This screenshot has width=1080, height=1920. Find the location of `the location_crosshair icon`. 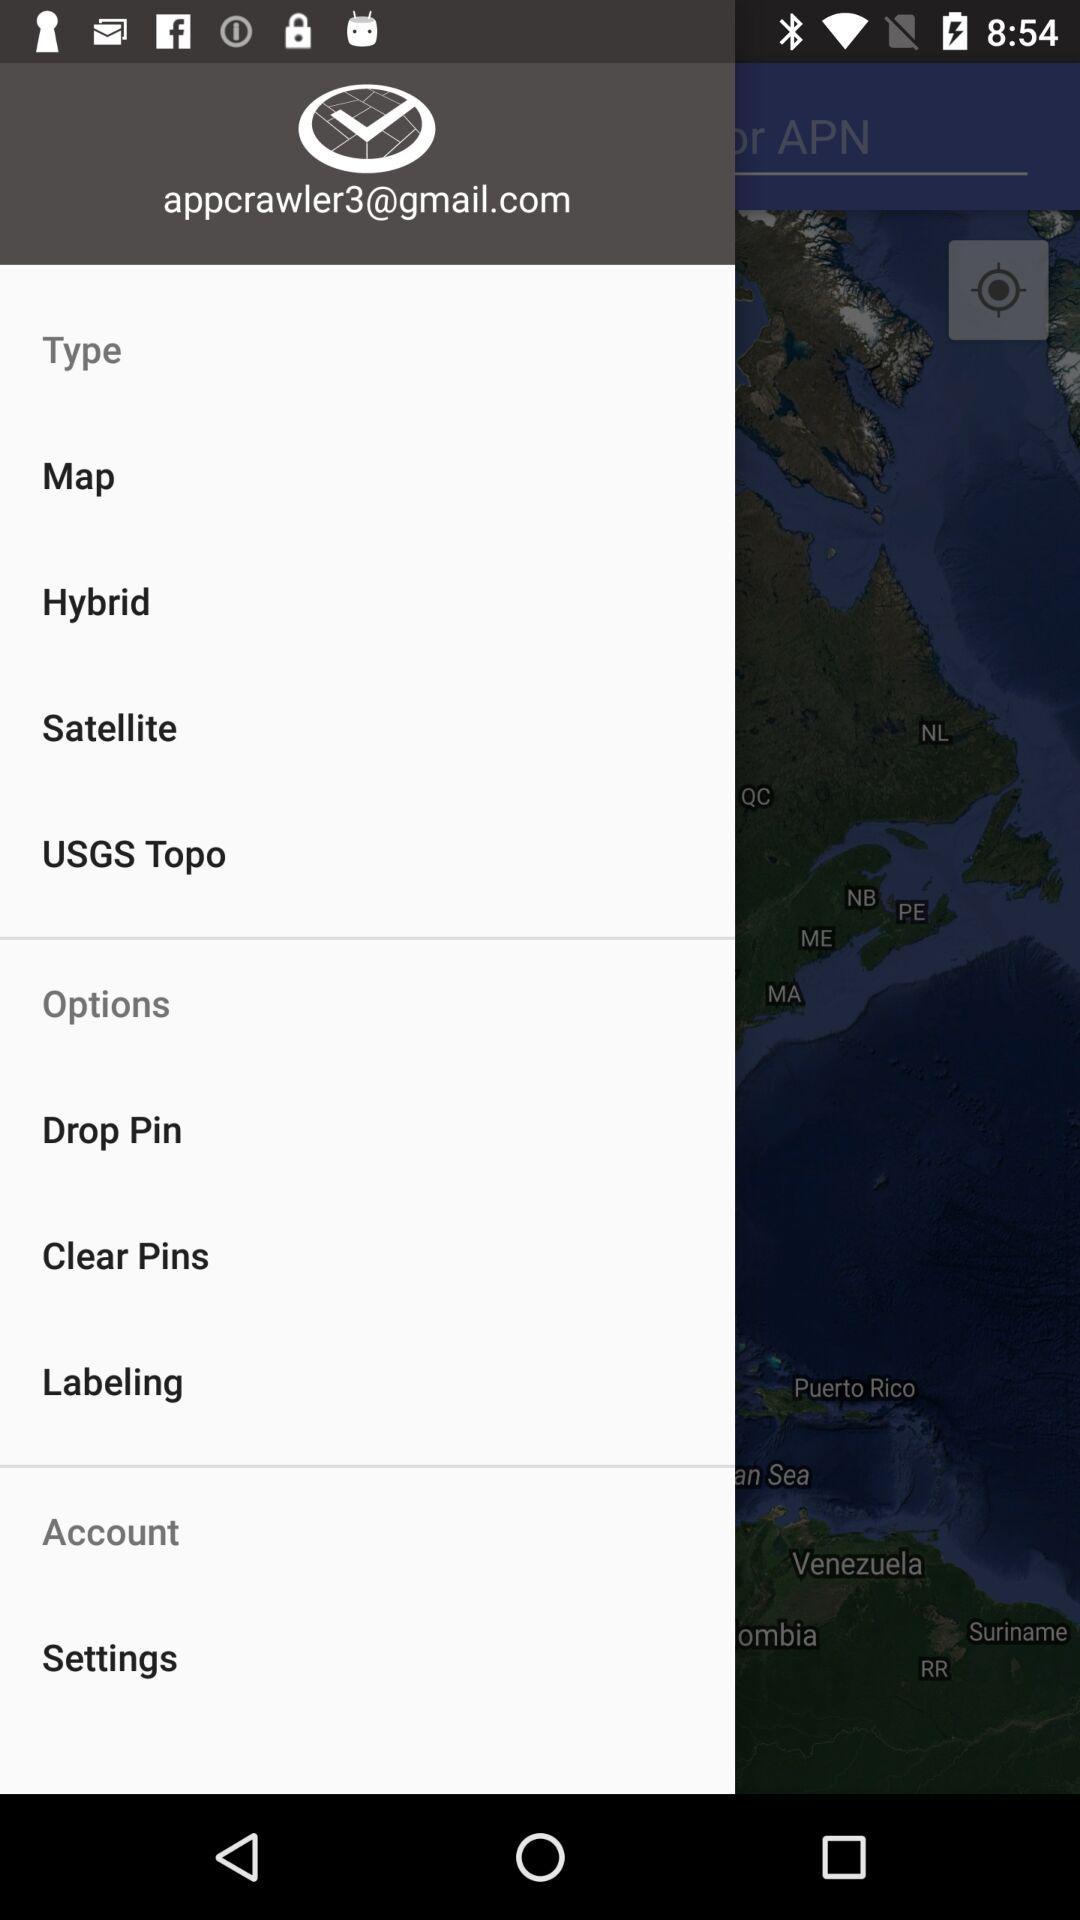

the location_crosshair icon is located at coordinates (998, 290).